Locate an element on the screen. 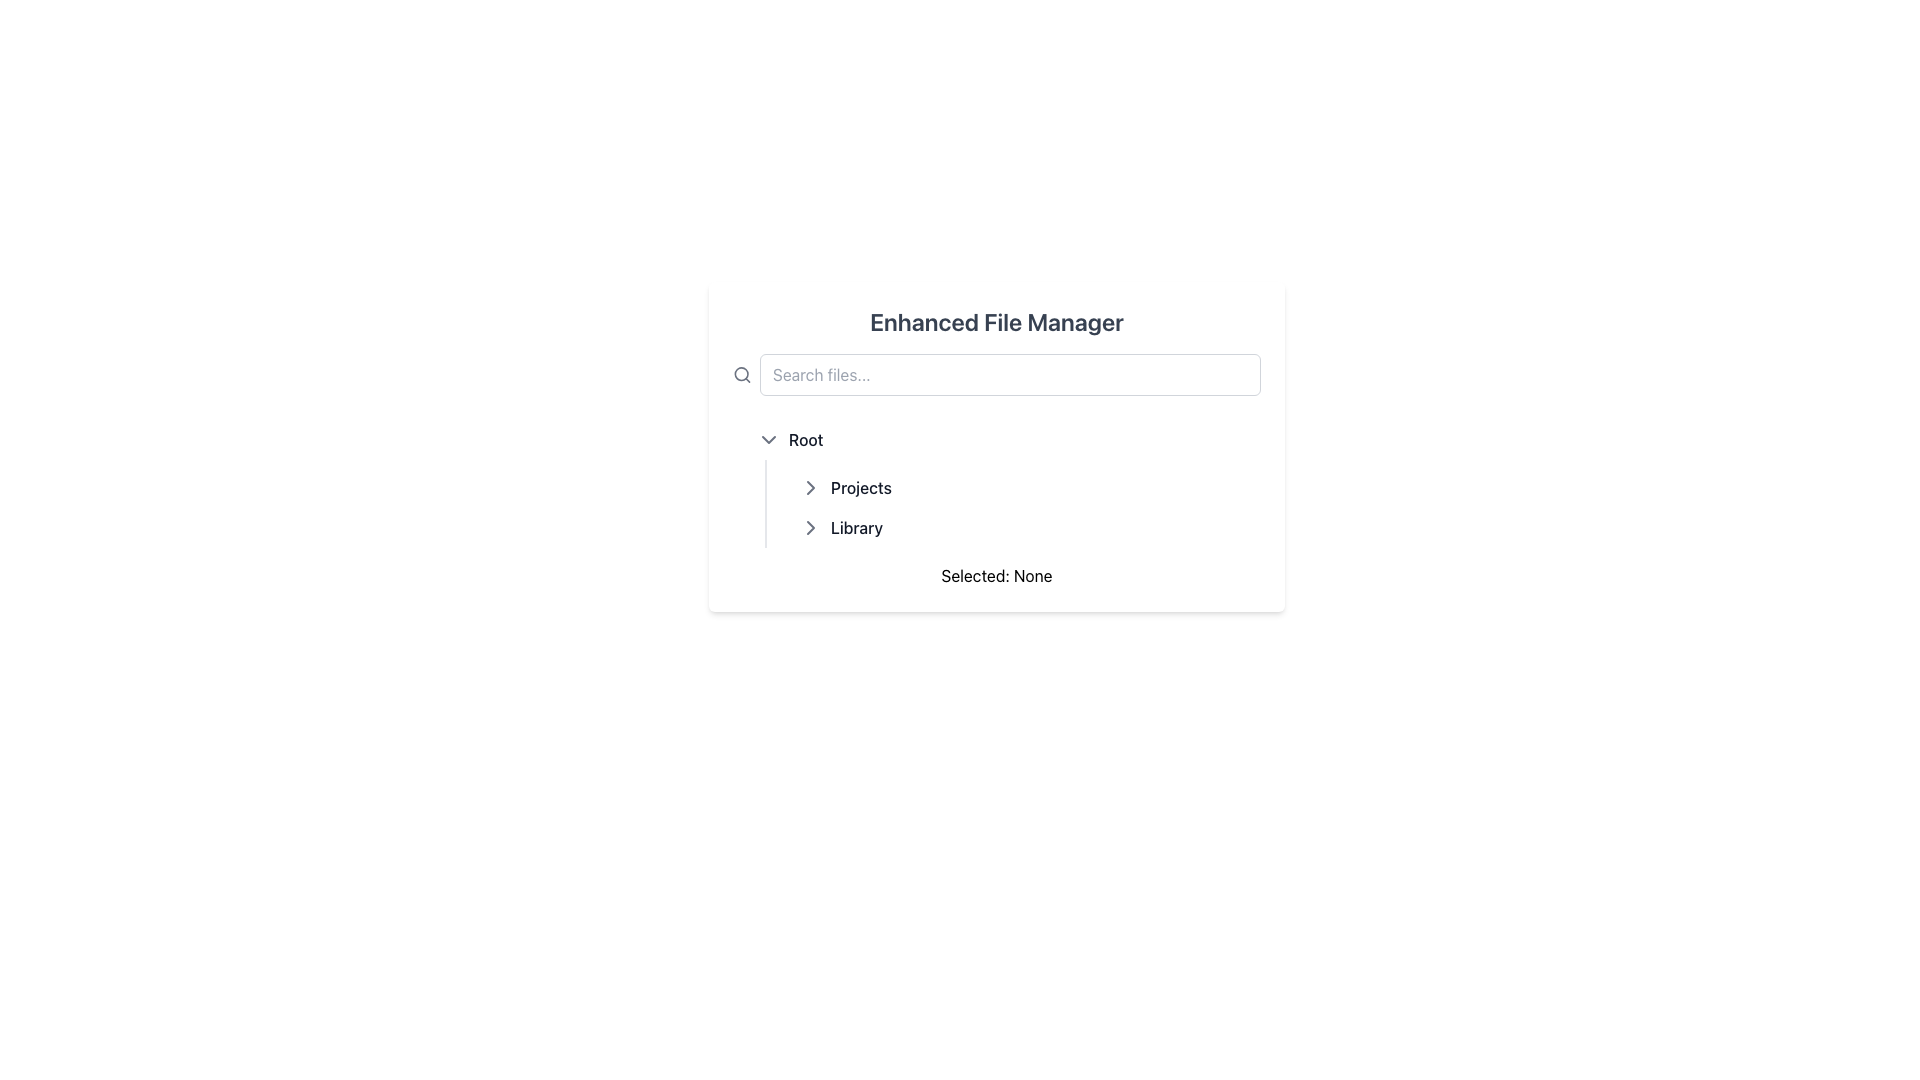  the Chevron Icon next to the 'Library' text is located at coordinates (811, 527).